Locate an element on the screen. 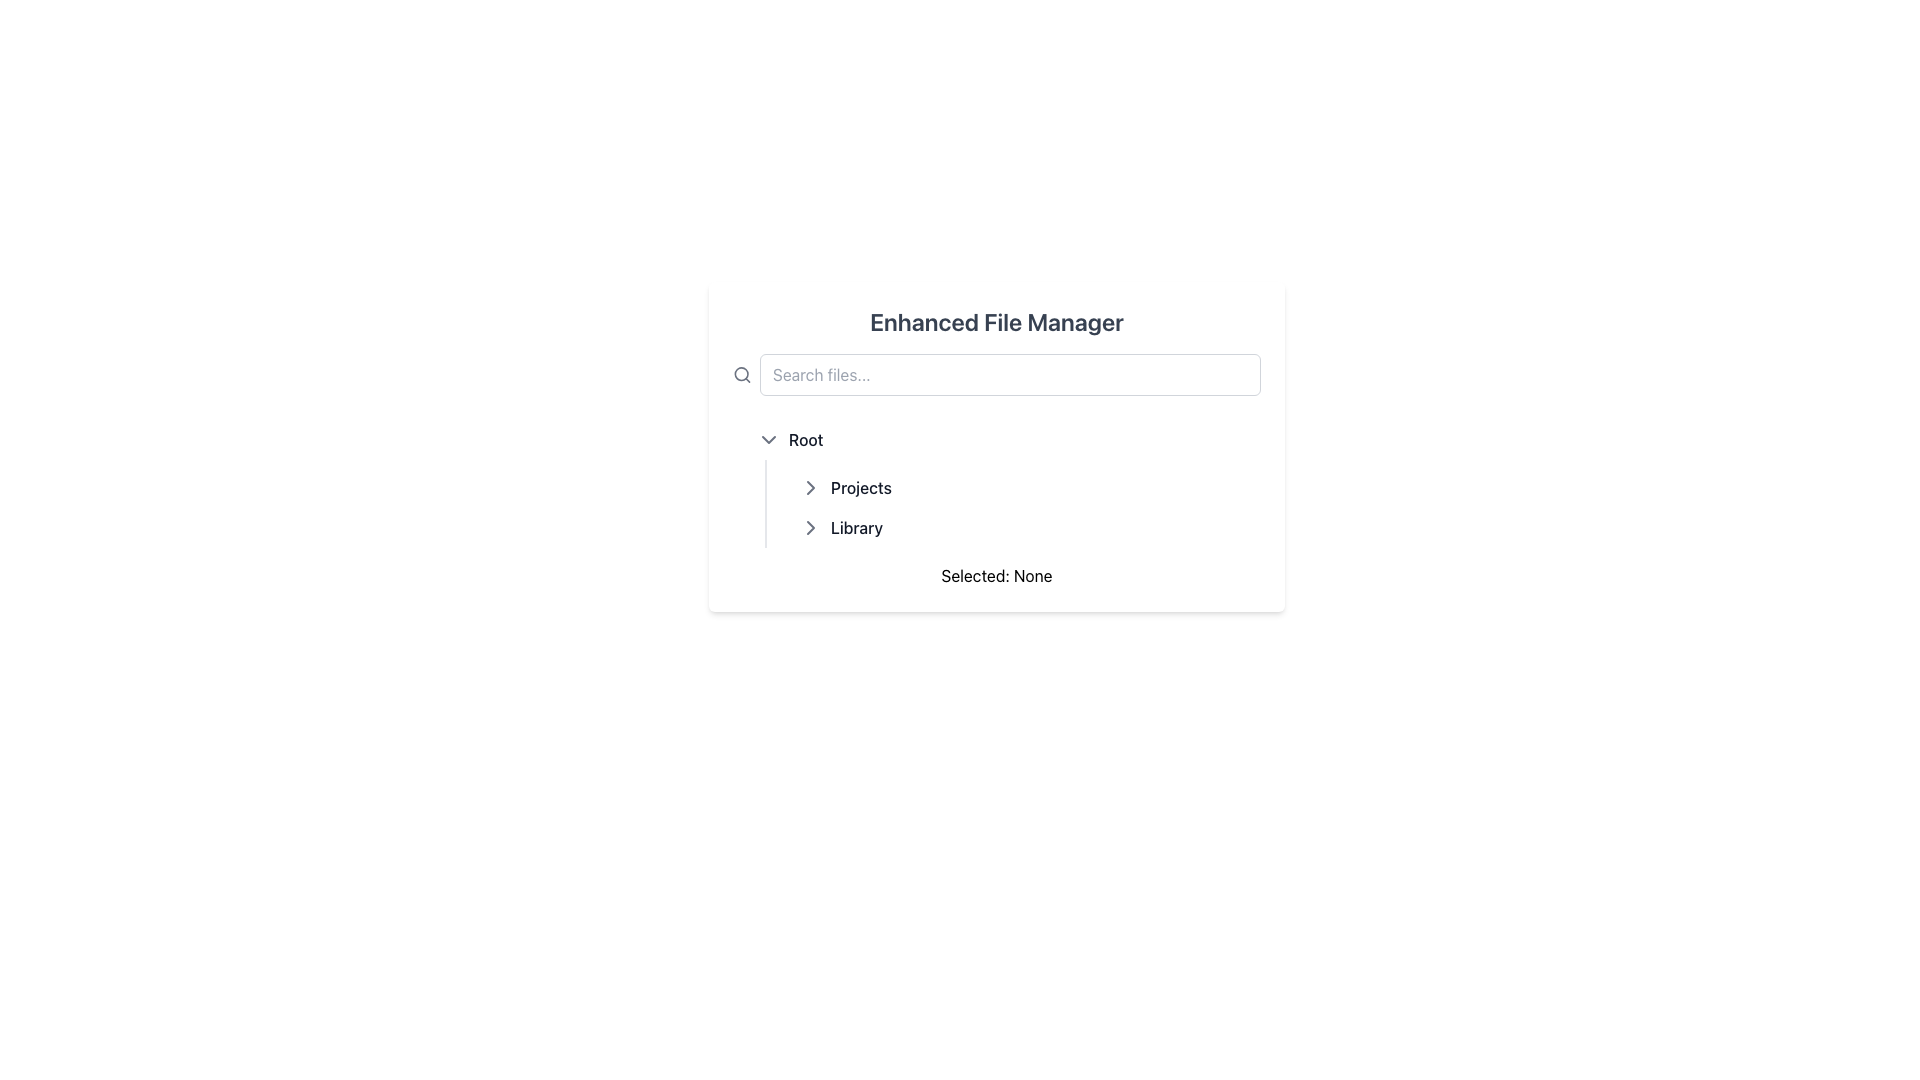  the Chevron Icon next to the 'Library' text is located at coordinates (811, 527).